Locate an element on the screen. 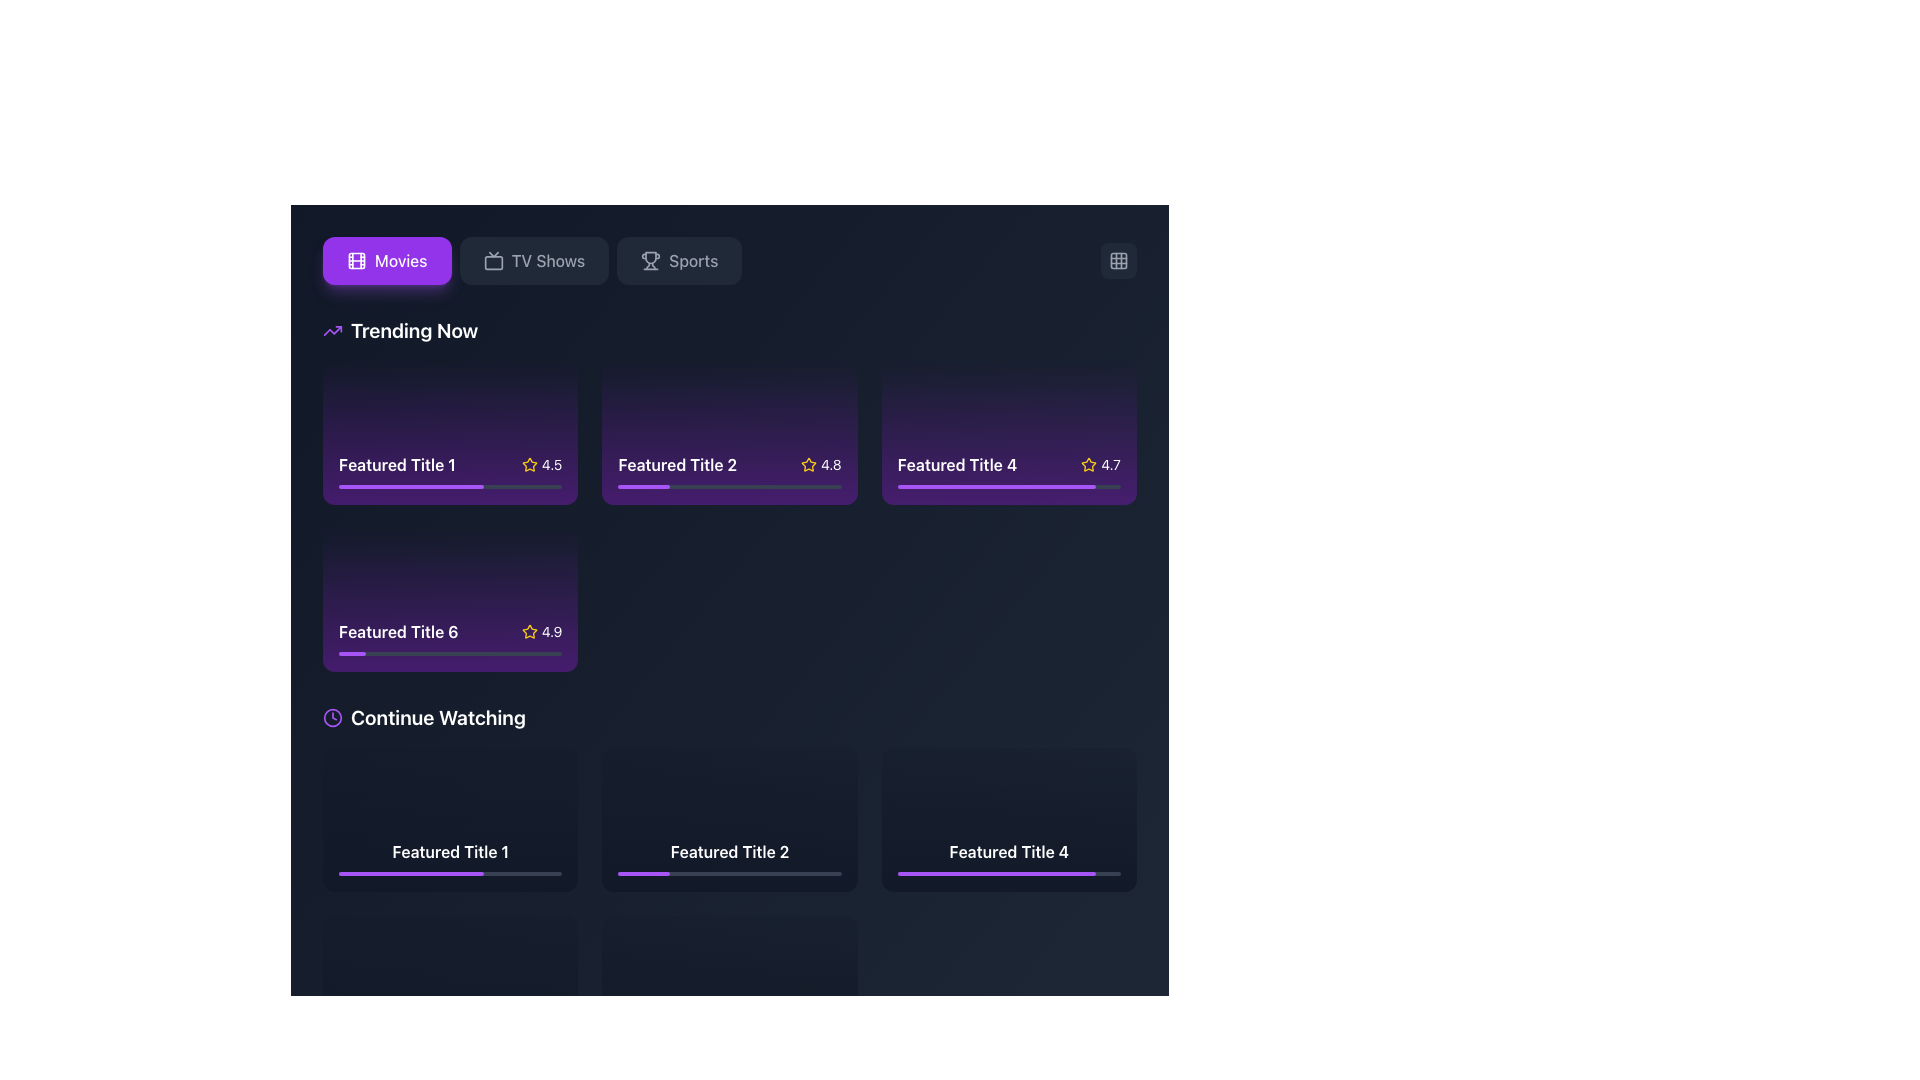 Image resolution: width=1920 pixels, height=1080 pixels. the text label displaying 'Featured Title 1' located in the upper-left card of the 'Trending Now' section, which is styled in bold white font against a purple background is located at coordinates (397, 464).